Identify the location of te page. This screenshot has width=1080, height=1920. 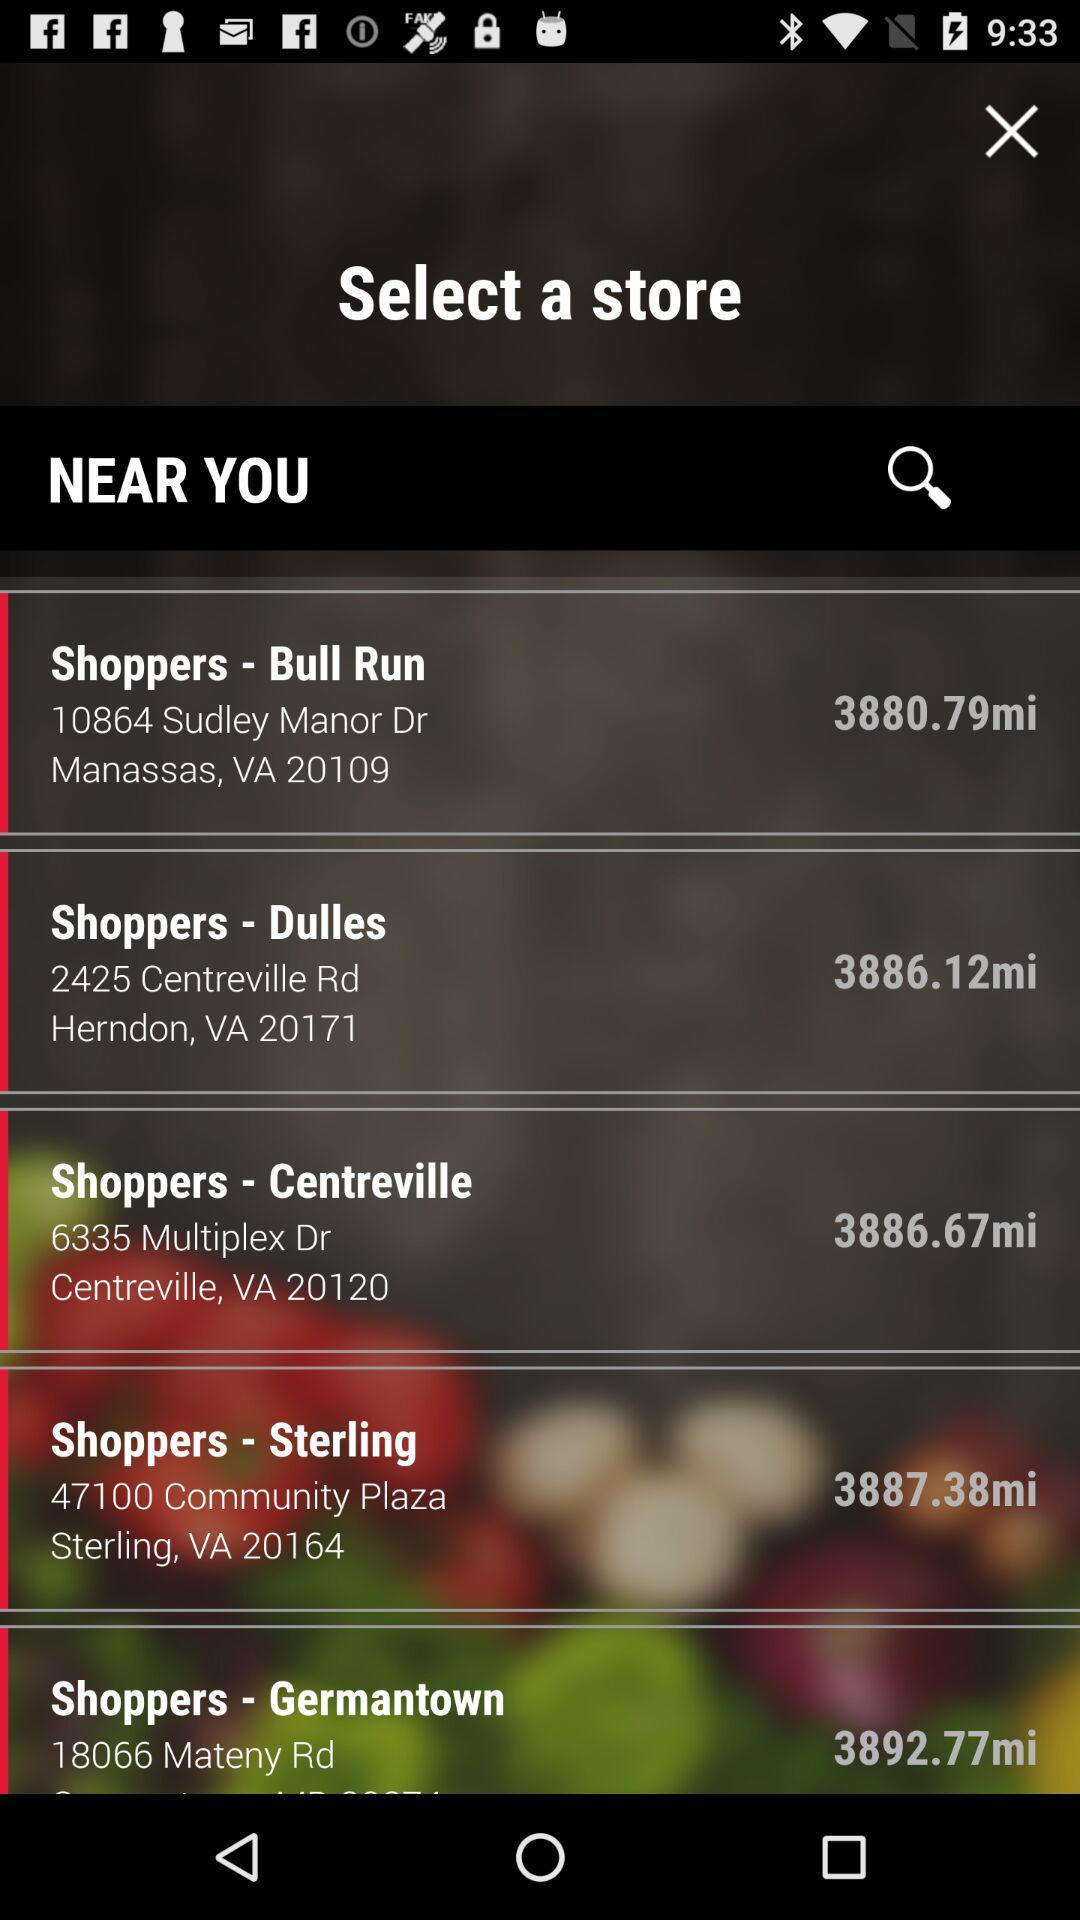
(1011, 130).